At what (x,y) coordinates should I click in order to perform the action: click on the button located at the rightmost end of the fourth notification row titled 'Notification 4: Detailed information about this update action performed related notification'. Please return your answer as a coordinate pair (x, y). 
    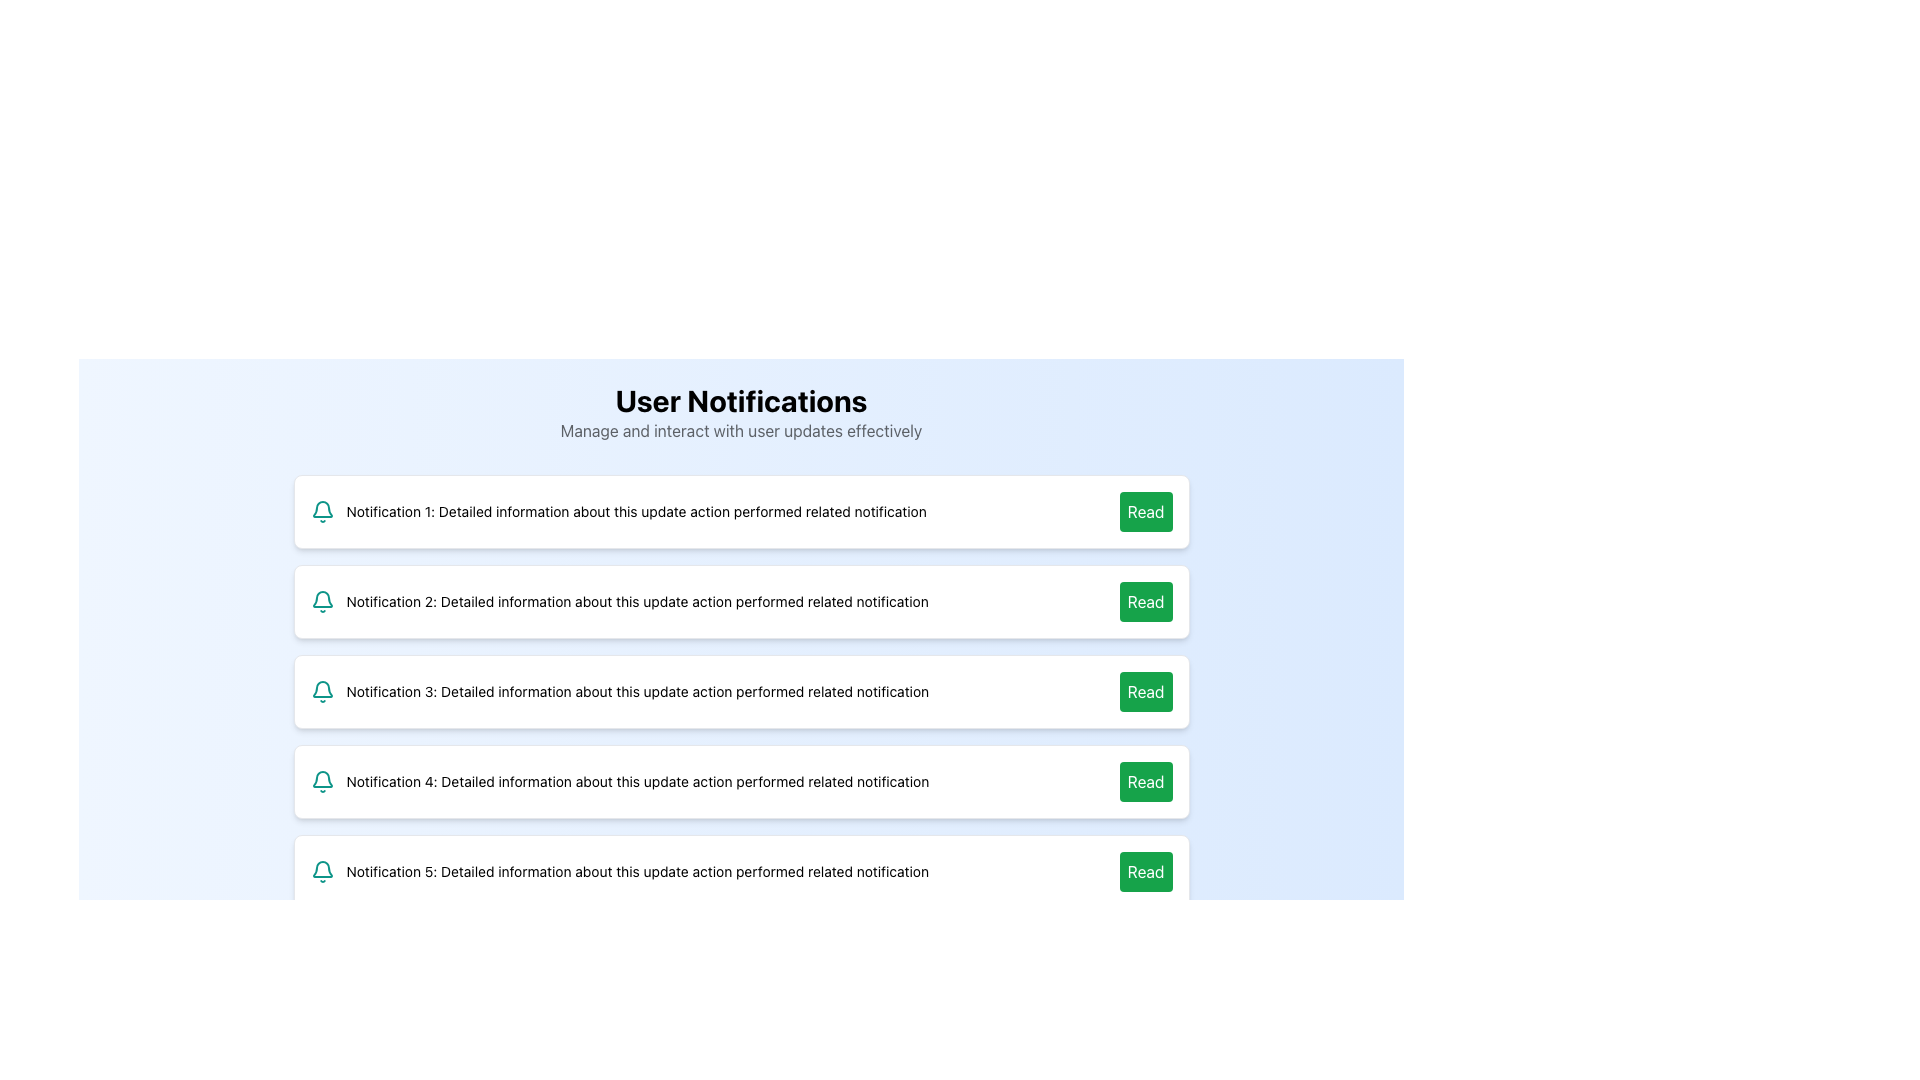
    Looking at the image, I should click on (1146, 781).